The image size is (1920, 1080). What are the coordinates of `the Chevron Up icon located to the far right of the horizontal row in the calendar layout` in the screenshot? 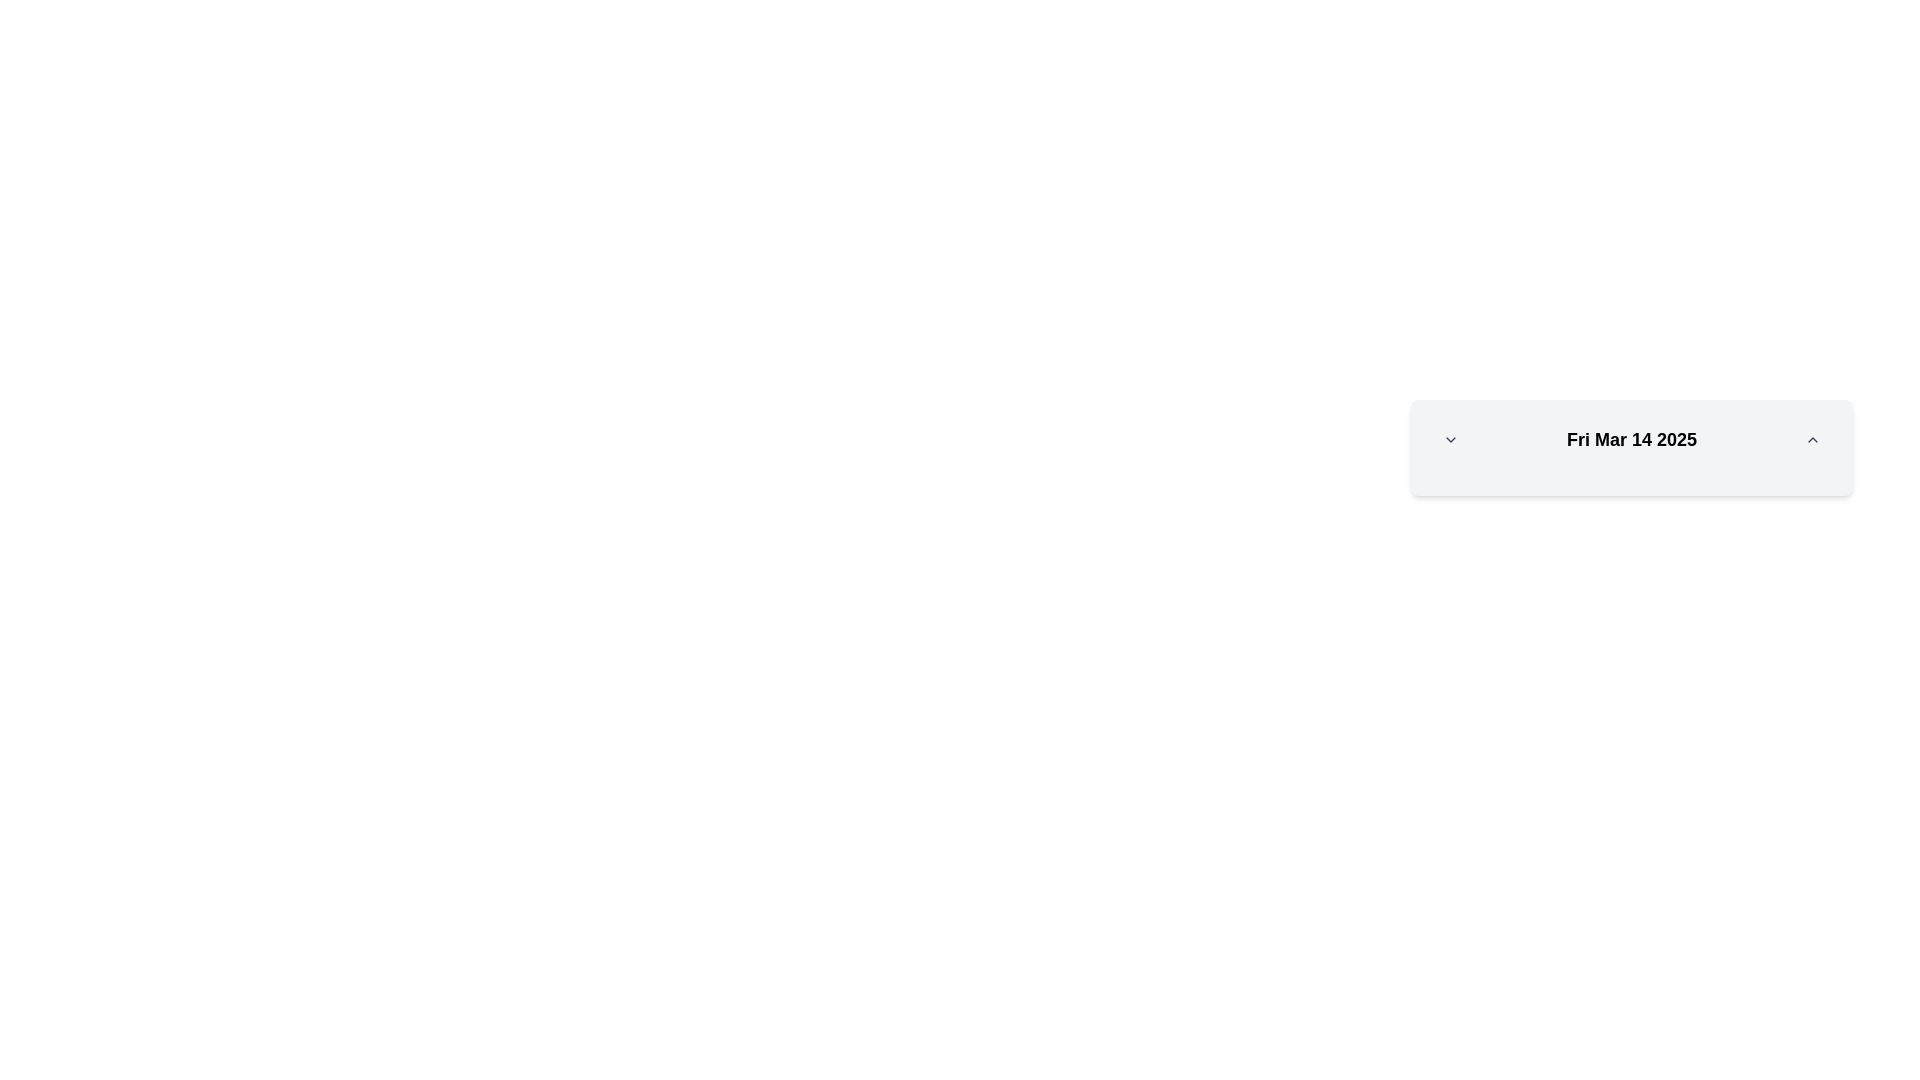 It's located at (1813, 438).